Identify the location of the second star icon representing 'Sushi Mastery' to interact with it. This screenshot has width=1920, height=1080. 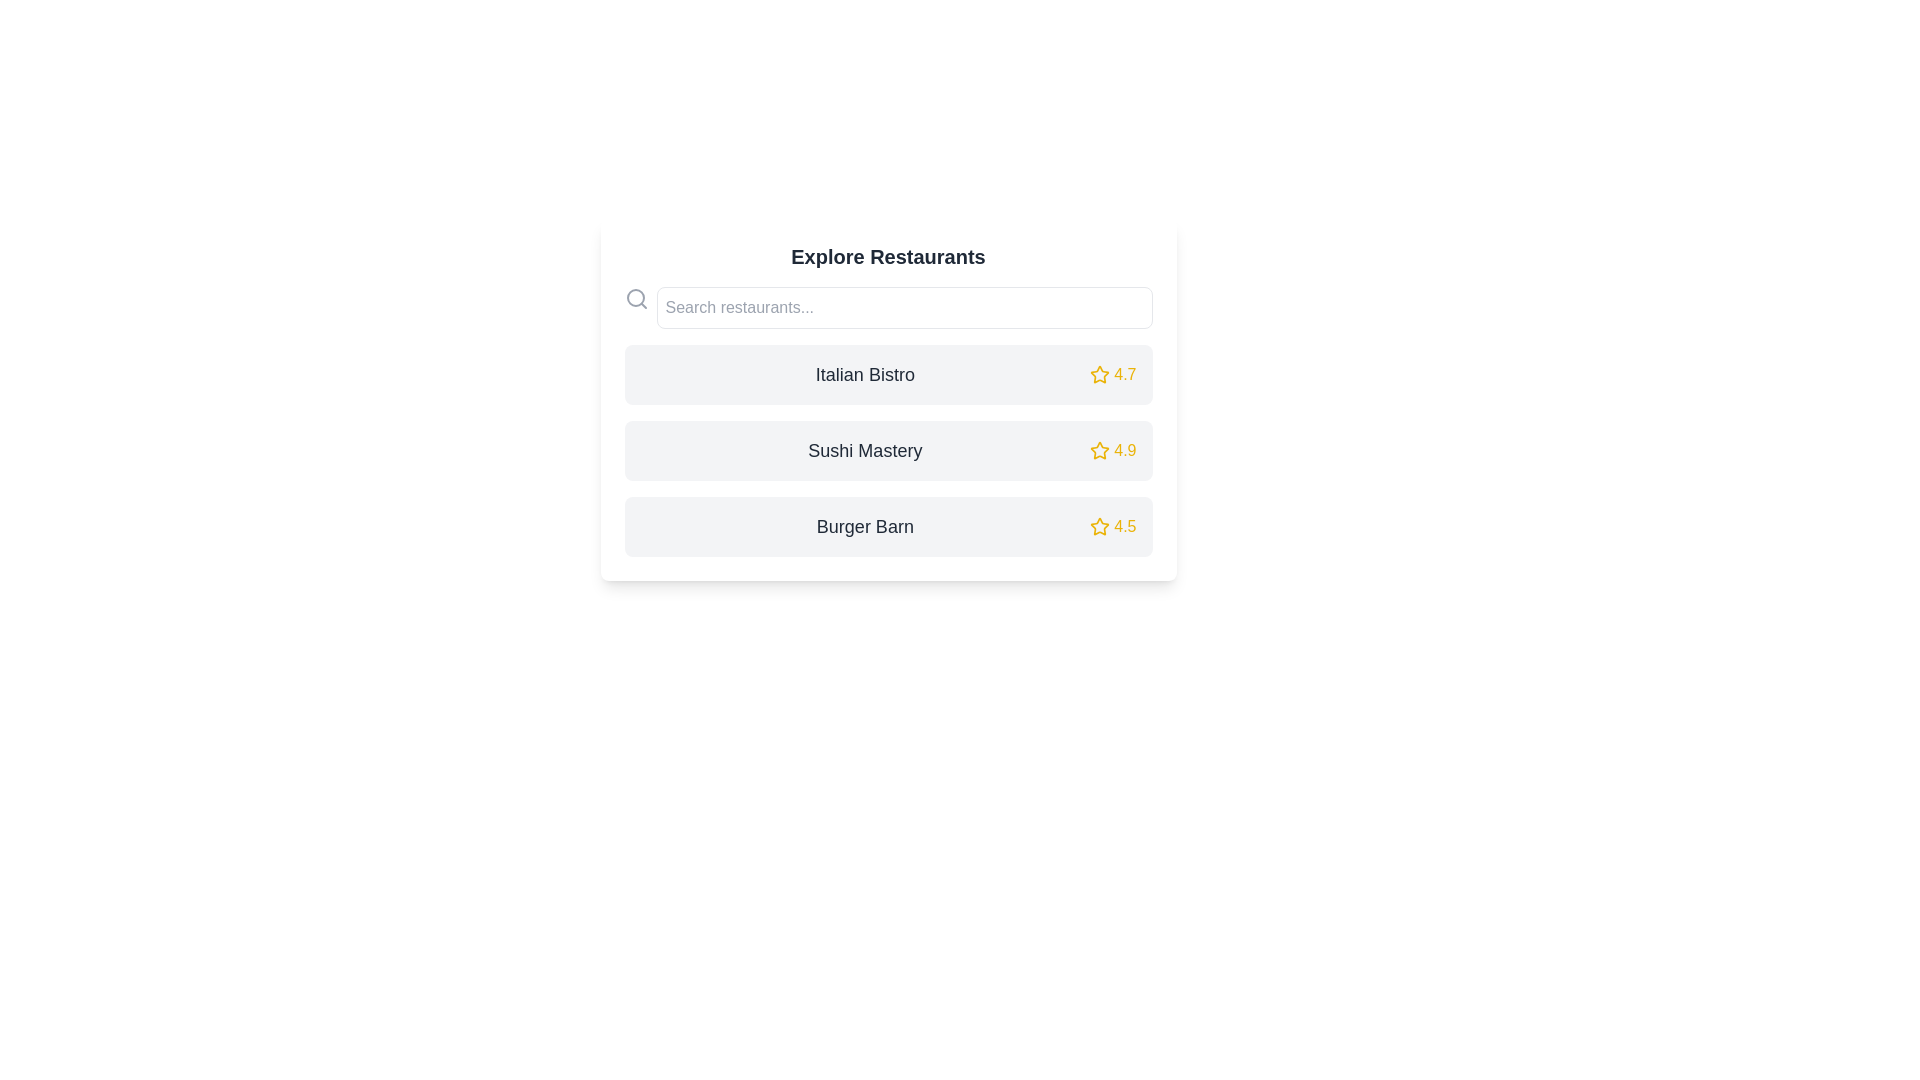
(1098, 450).